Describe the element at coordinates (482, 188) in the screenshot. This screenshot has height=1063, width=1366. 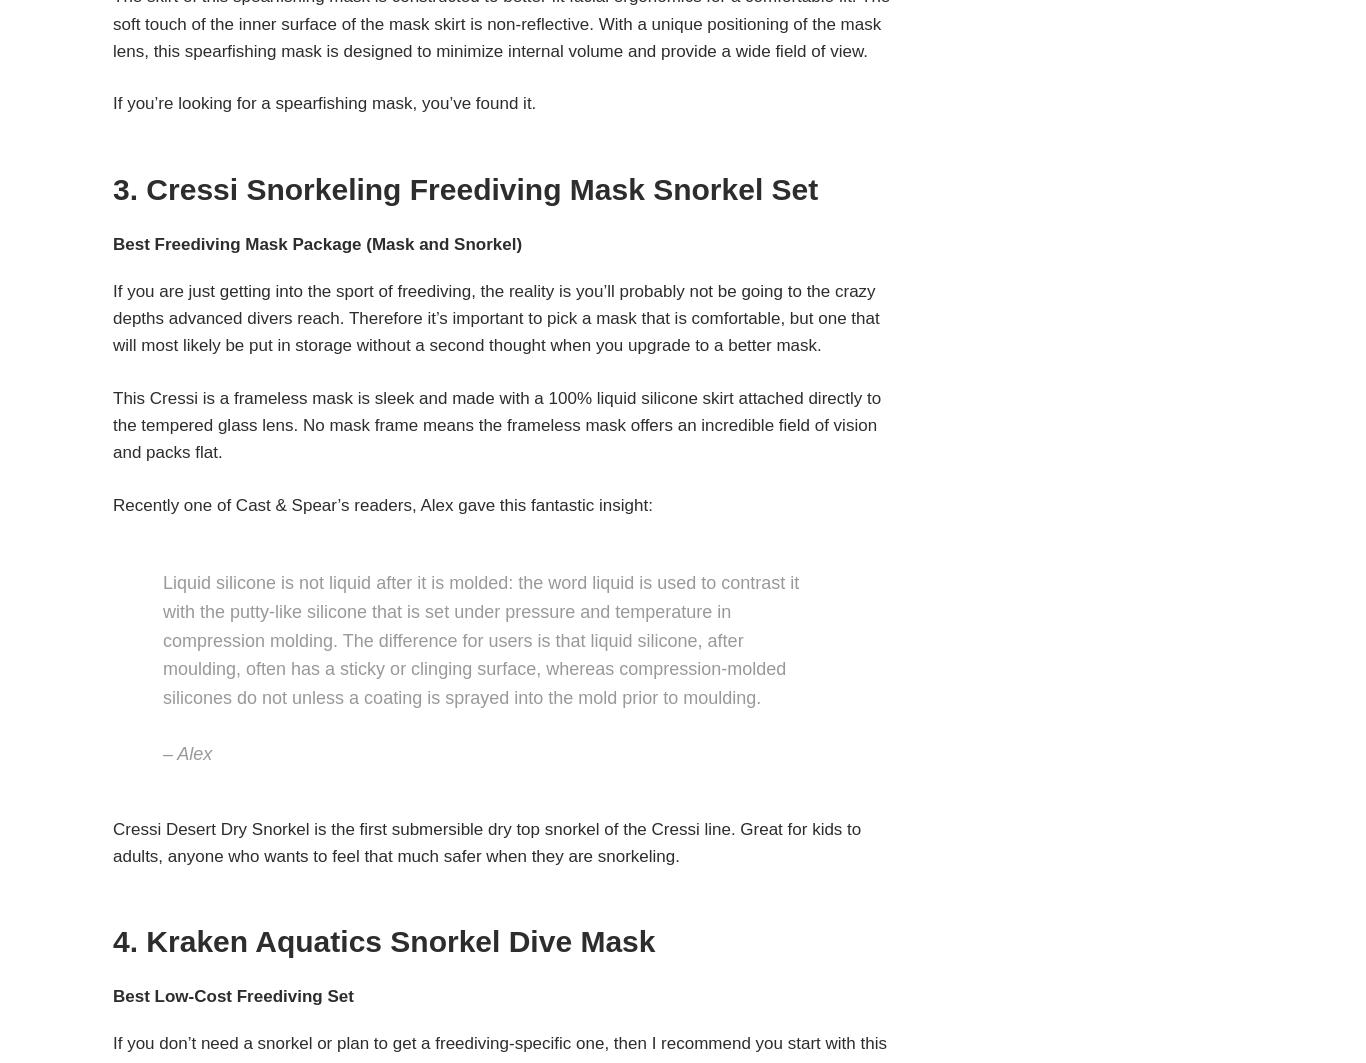
I see `'Cressi Snorkeling Freediving Mask Snorkel Set'` at that location.